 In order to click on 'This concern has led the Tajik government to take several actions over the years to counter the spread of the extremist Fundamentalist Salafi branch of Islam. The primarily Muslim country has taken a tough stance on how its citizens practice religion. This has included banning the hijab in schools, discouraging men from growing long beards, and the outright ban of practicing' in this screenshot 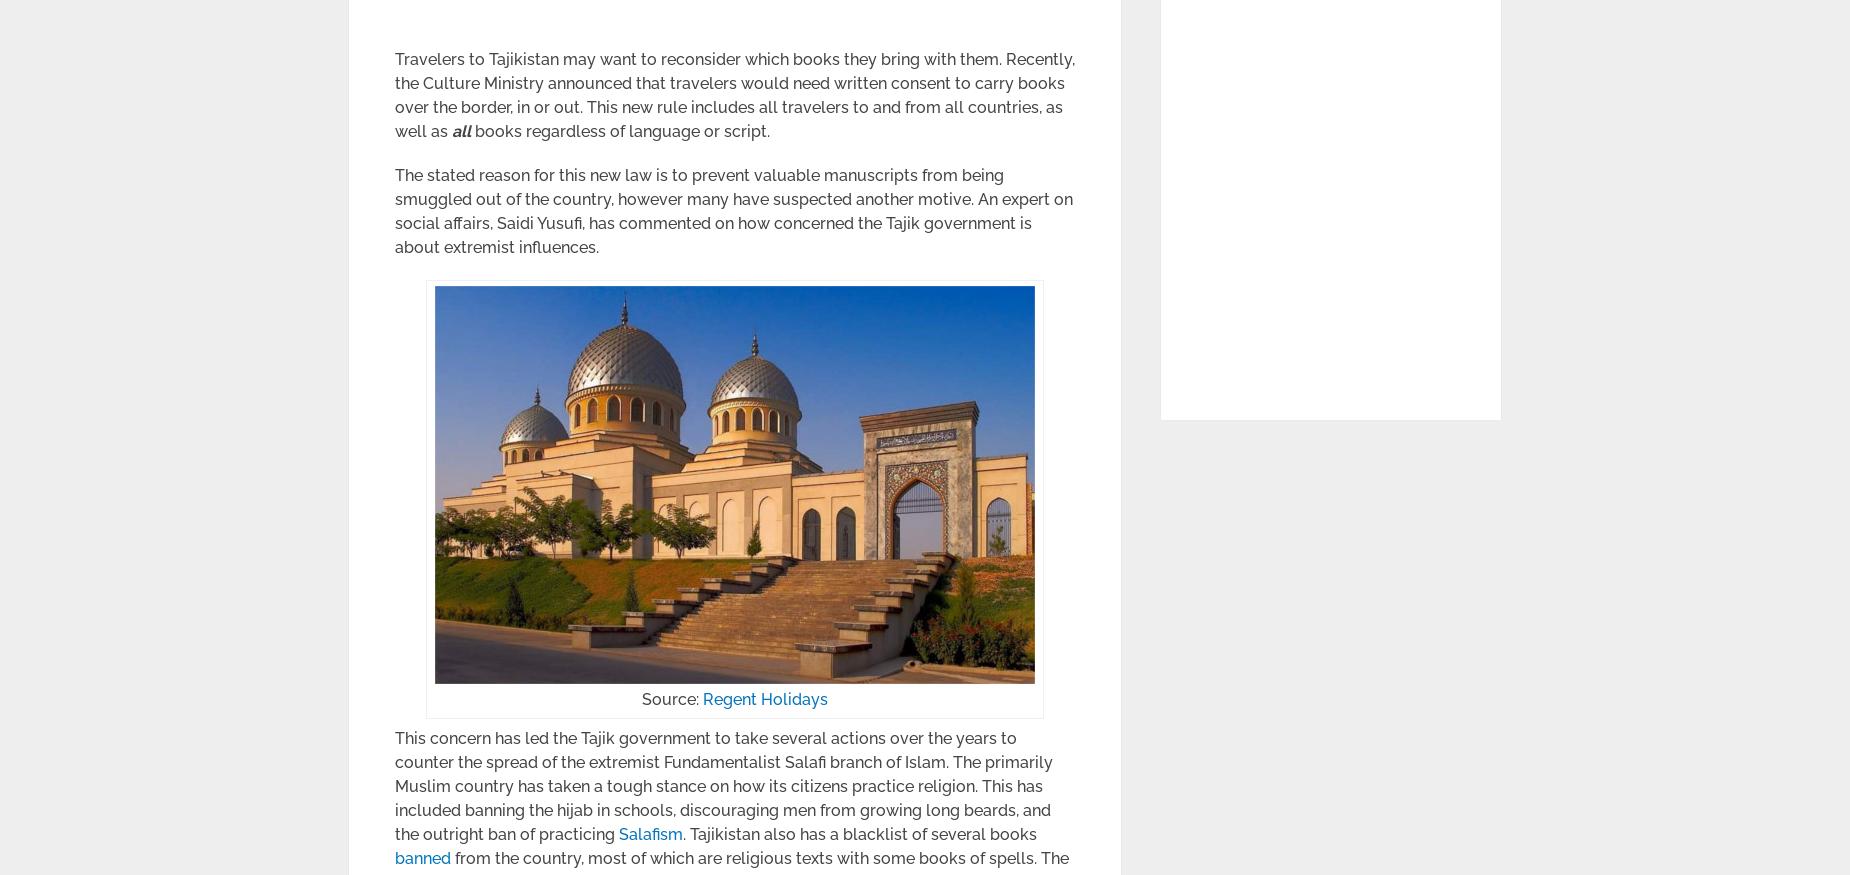, I will do `click(724, 785)`.